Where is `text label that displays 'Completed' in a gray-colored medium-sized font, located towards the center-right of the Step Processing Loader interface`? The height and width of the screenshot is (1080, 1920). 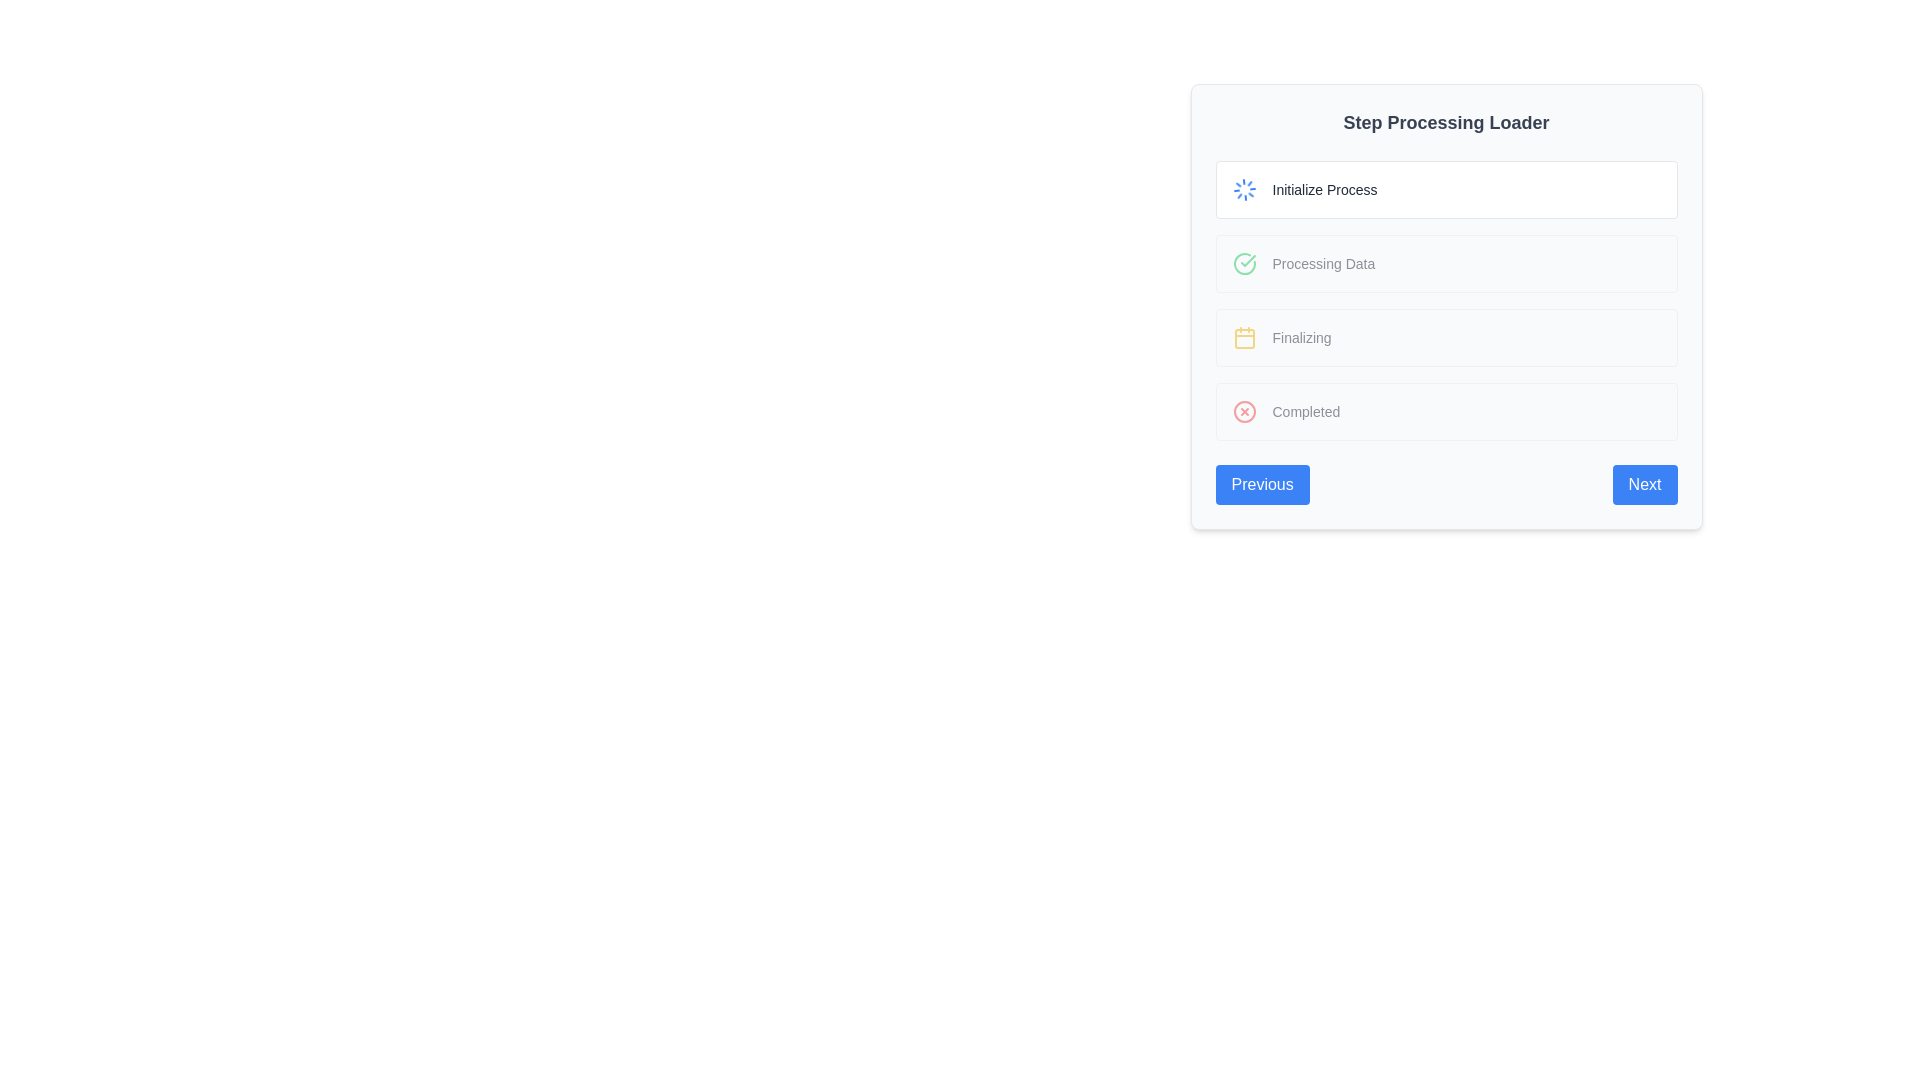 text label that displays 'Completed' in a gray-colored medium-sized font, located towards the center-right of the Step Processing Loader interface is located at coordinates (1306, 411).